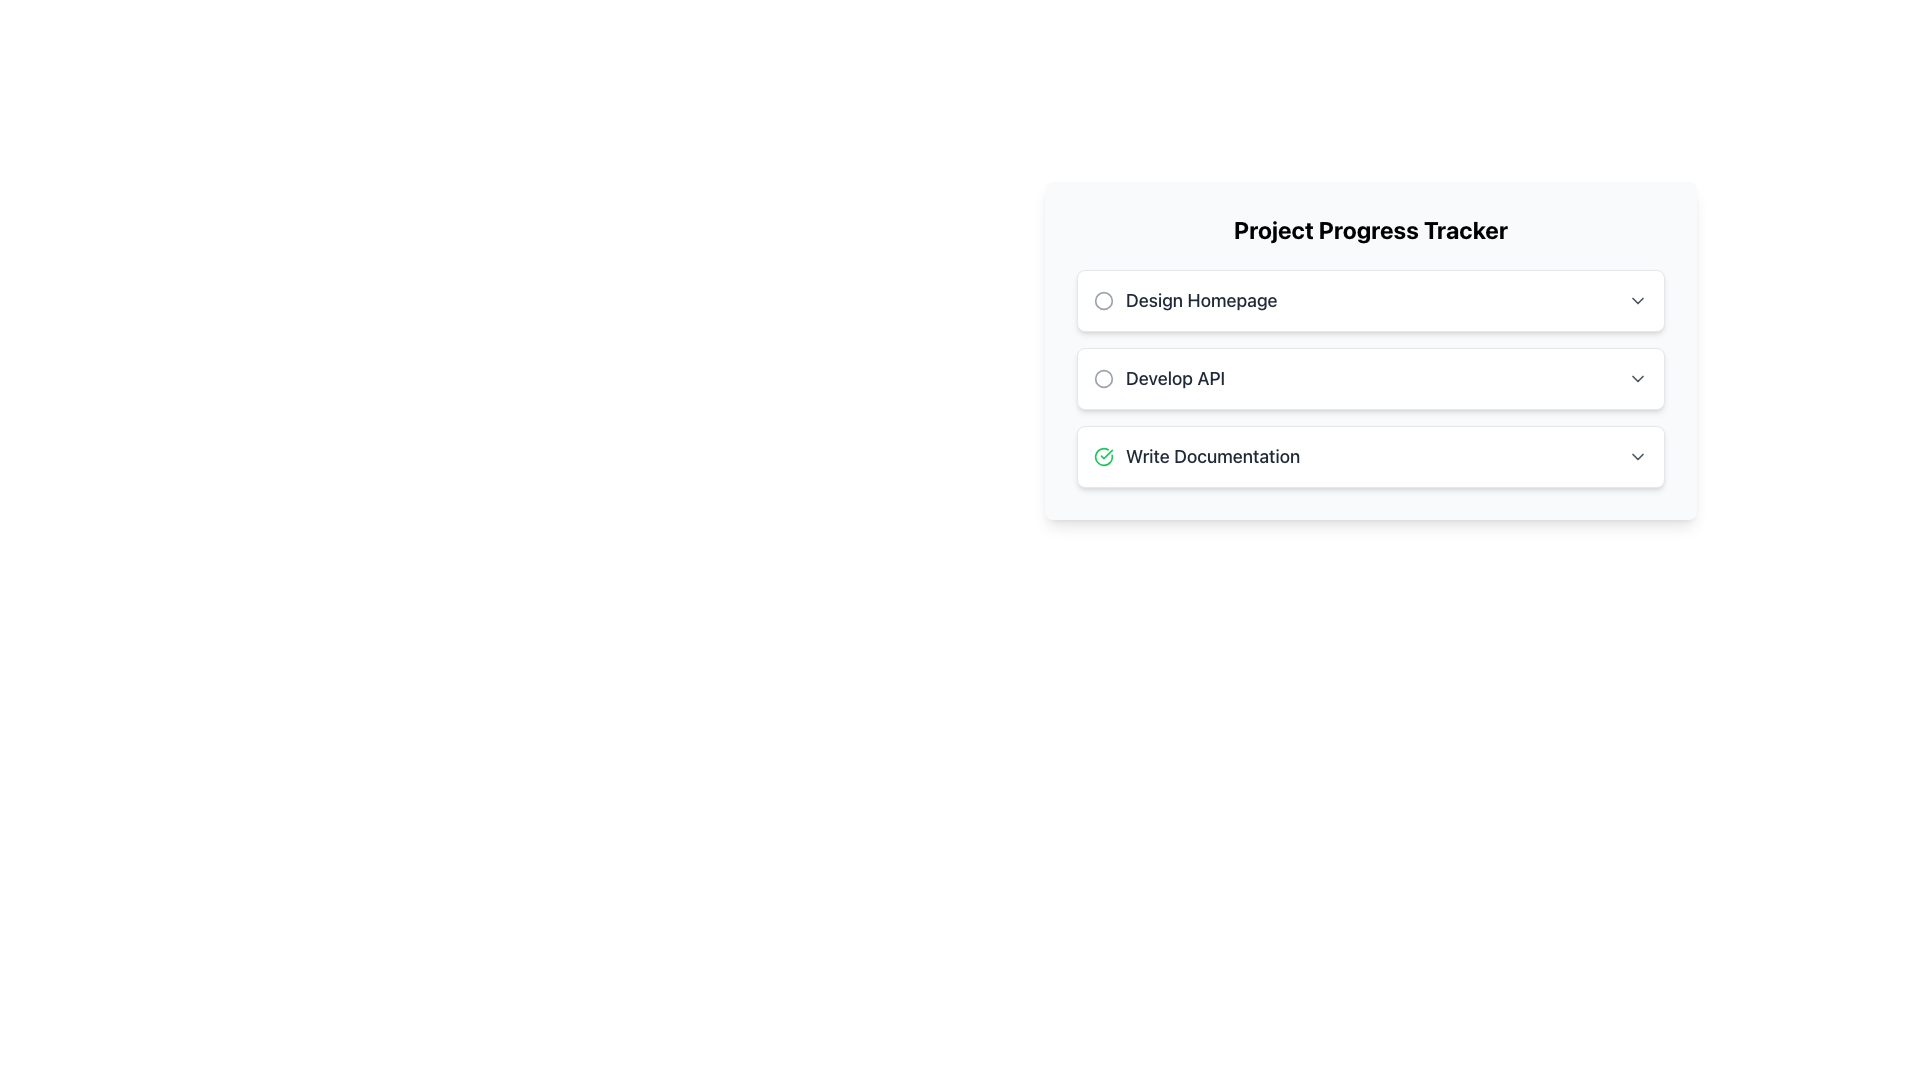  What do you see at coordinates (1370, 378) in the screenshot?
I see `the second task item labeled 'Develop API' in the project progress tracker` at bounding box center [1370, 378].